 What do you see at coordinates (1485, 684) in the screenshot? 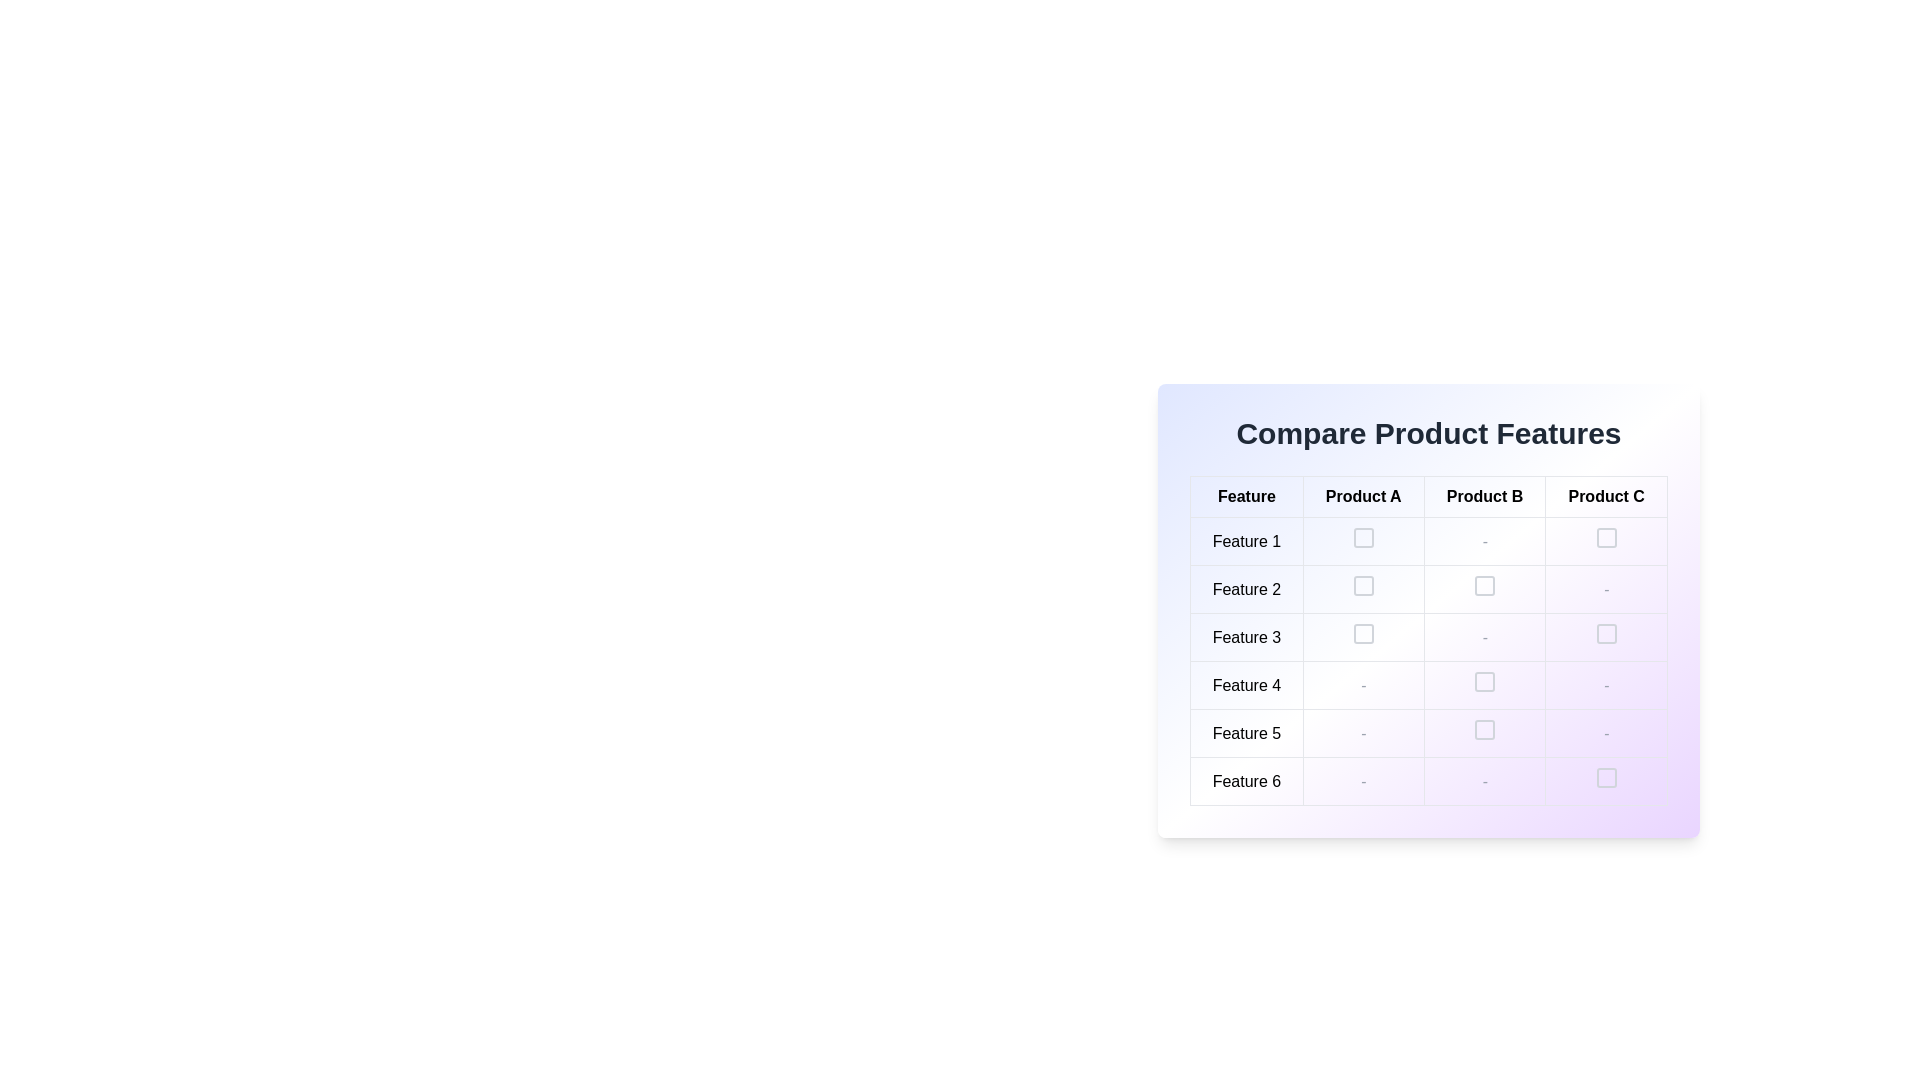
I see `the checkbox located in the cell for 'Feature 4' of 'Product B'` at bounding box center [1485, 684].